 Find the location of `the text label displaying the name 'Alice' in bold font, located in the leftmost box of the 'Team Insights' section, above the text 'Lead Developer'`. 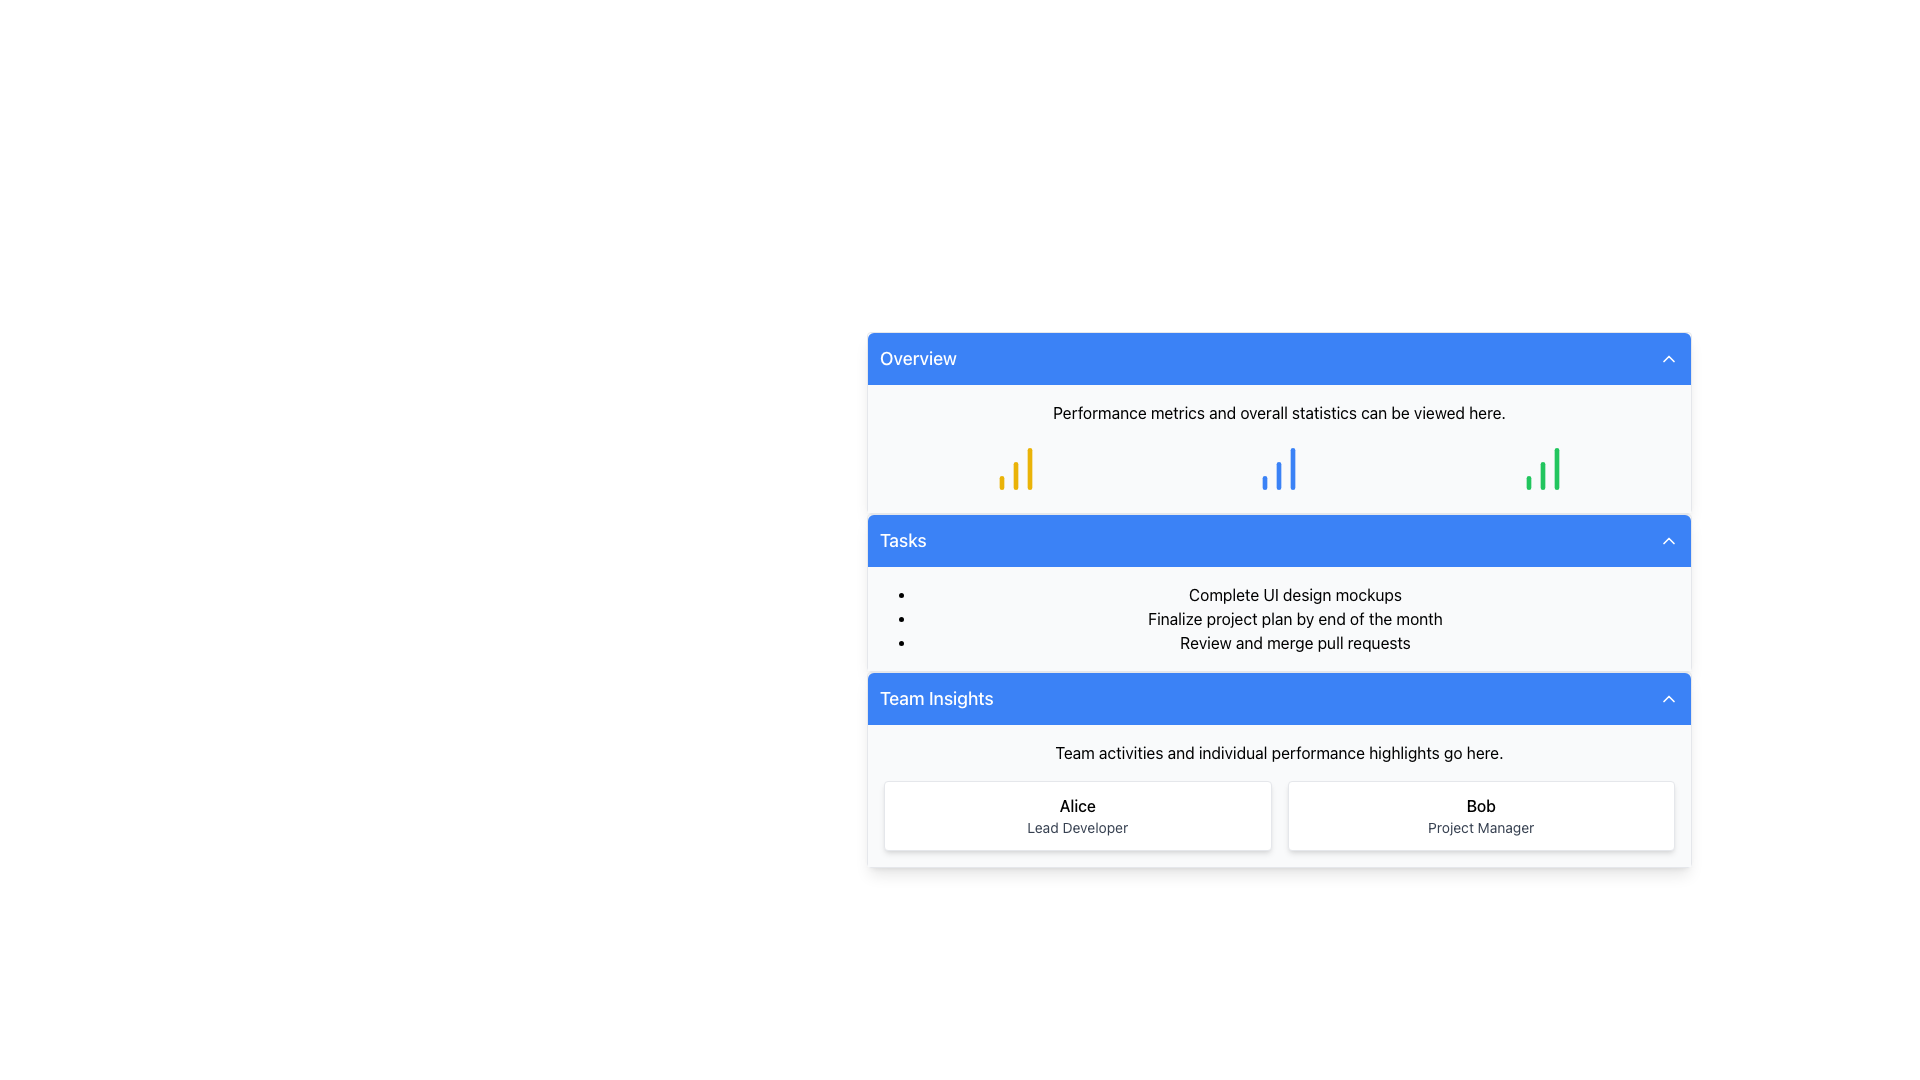

the text label displaying the name 'Alice' in bold font, located in the leftmost box of the 'Team Insights' section, above the text 'Lead Developer' is located at coordinates (1076, 805).